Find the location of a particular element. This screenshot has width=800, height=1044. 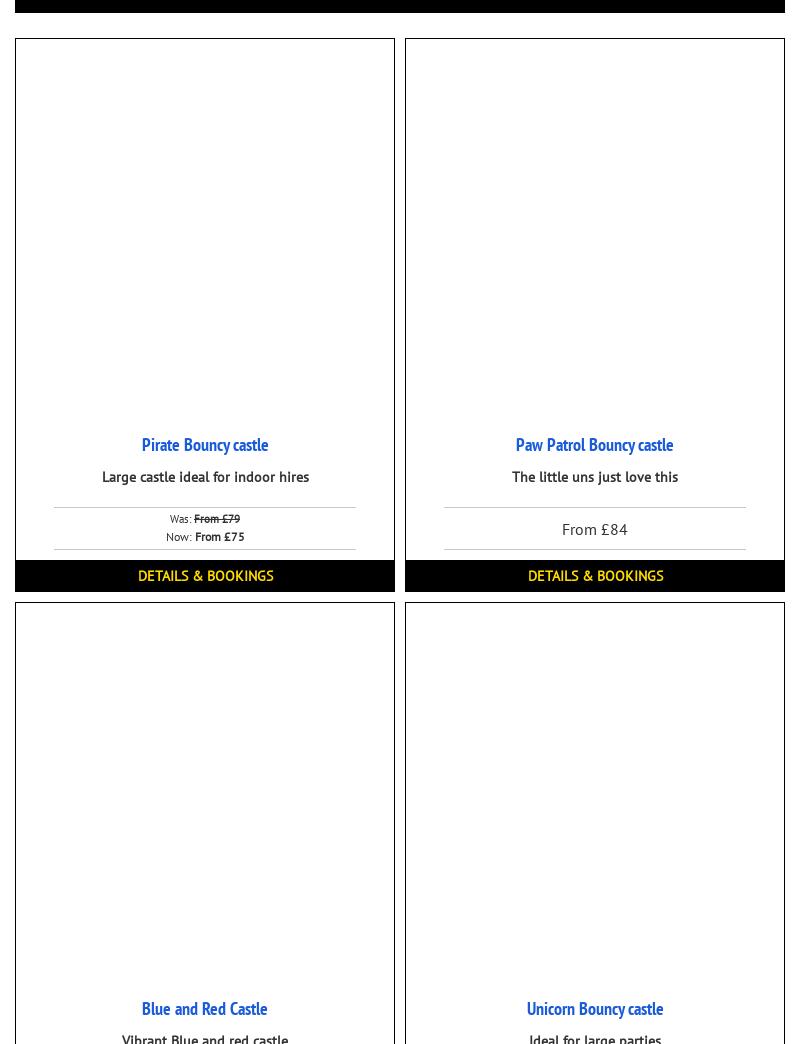

'From £79' is located at coordinates (216, 518).